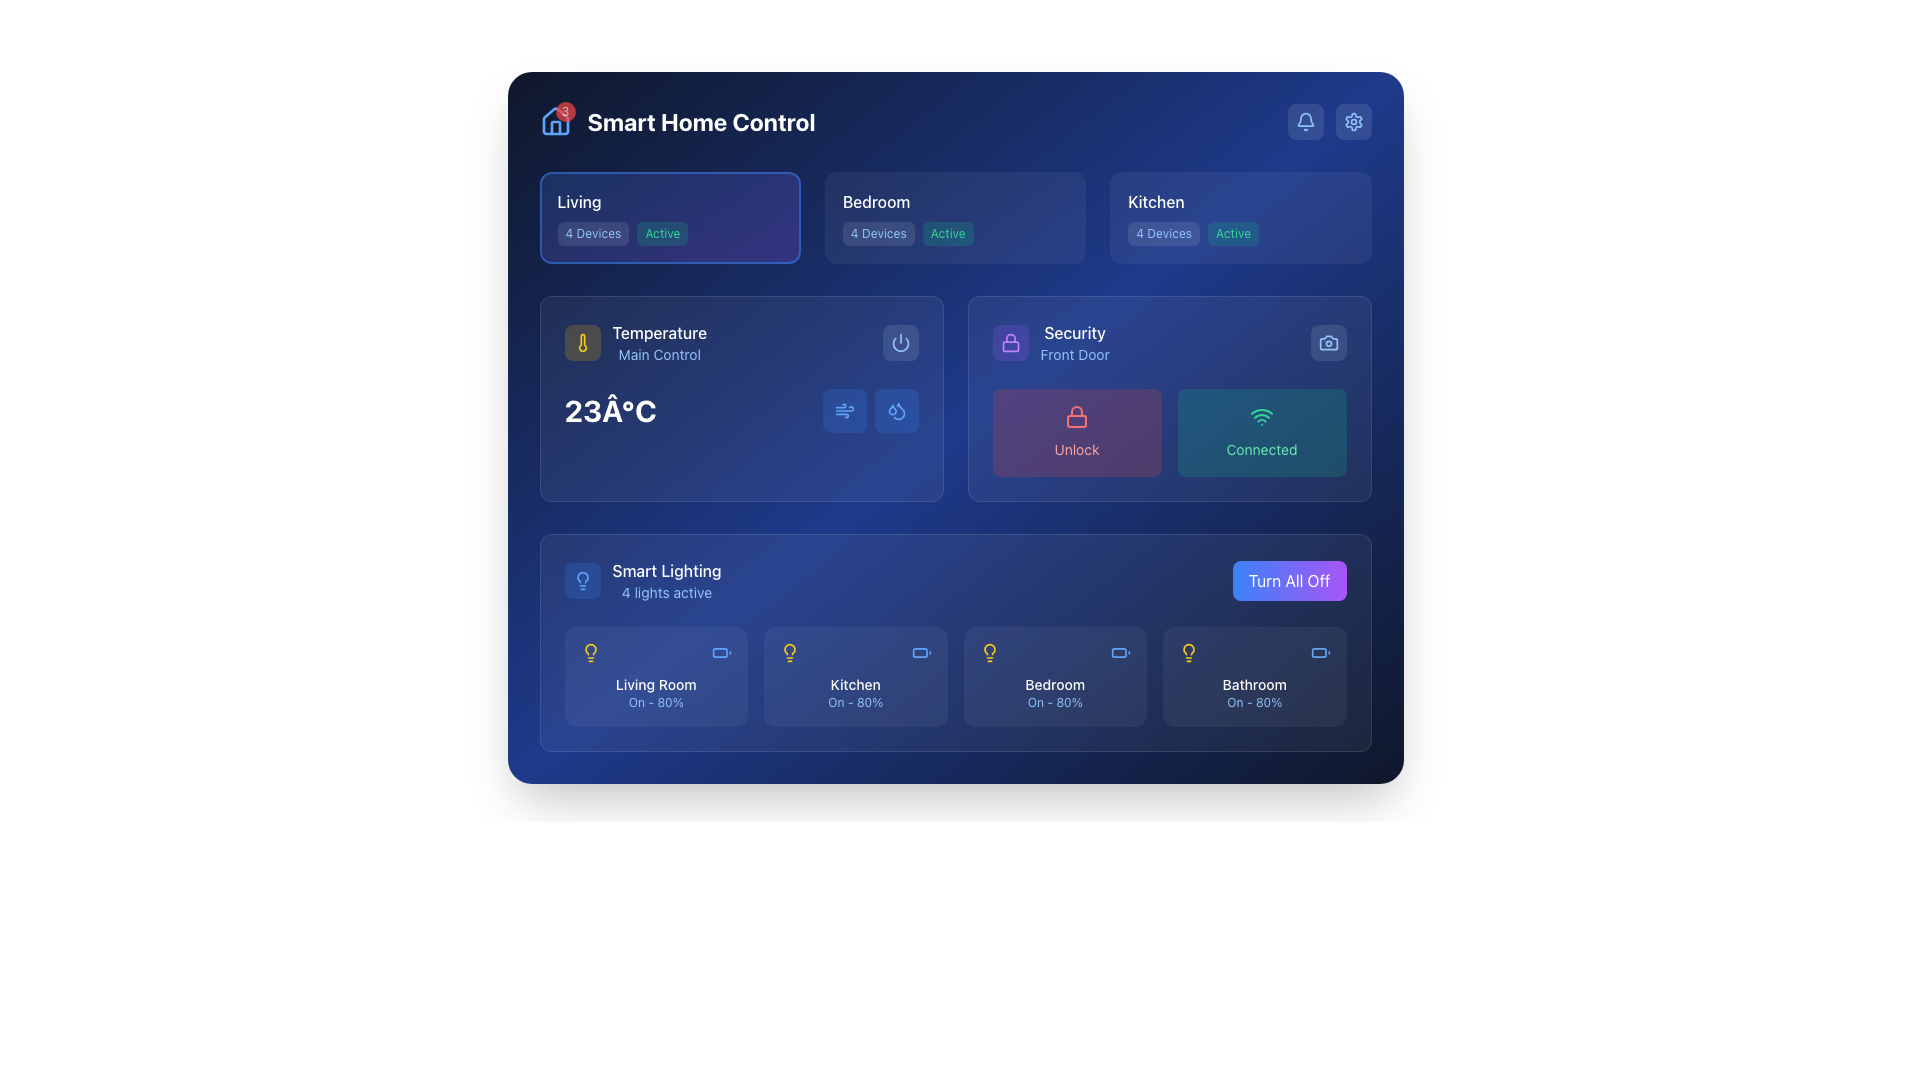 This screenshot has width=1920, height=1080. What do you see at coordinates (1232, 233) in the screenshot?
I see `the 'Active' status indicator text label in the Kitchen section of the smart home interface` at bounding box center [1232, 233].